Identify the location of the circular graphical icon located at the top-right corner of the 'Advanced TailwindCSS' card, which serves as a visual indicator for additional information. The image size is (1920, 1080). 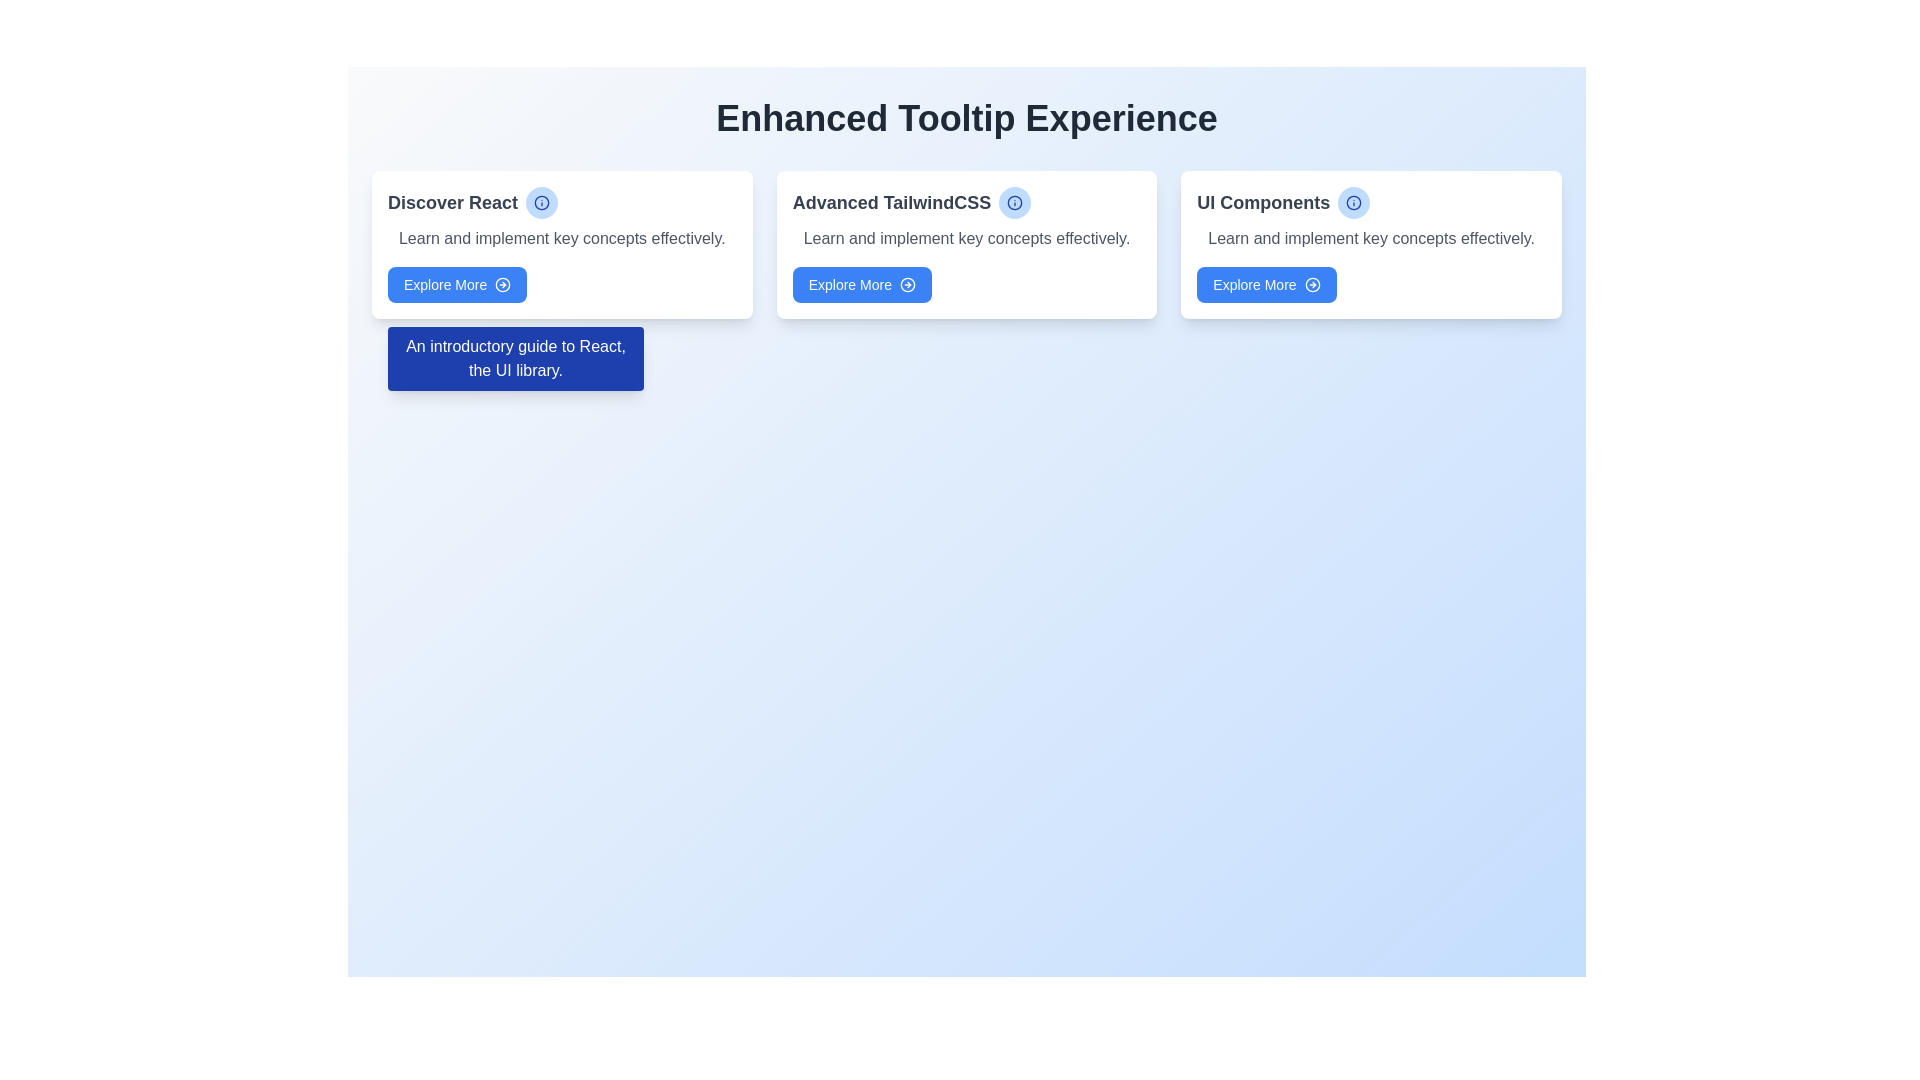
(1015, 203).